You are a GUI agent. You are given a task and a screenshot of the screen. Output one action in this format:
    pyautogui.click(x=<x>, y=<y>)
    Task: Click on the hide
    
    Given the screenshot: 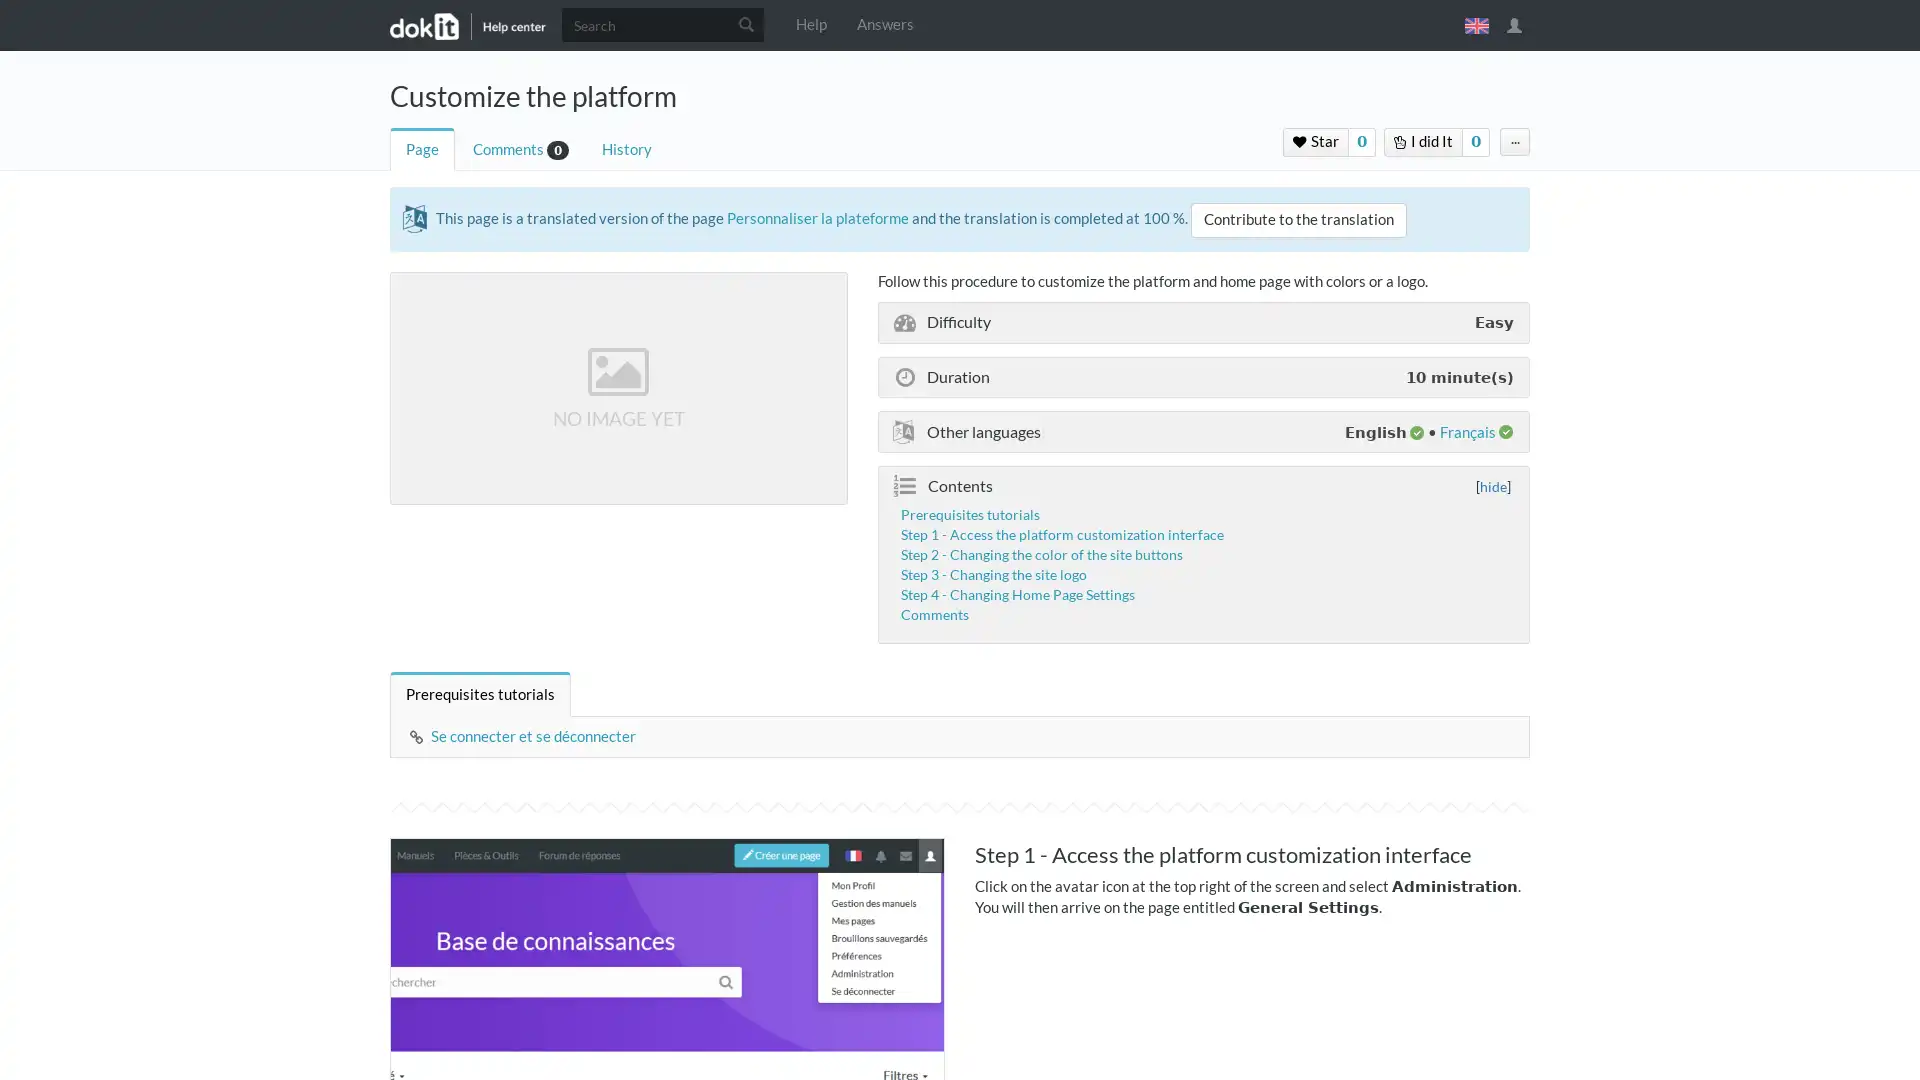 What is the action you would take?
    pyautogui.click(x=1493, y=486)
    